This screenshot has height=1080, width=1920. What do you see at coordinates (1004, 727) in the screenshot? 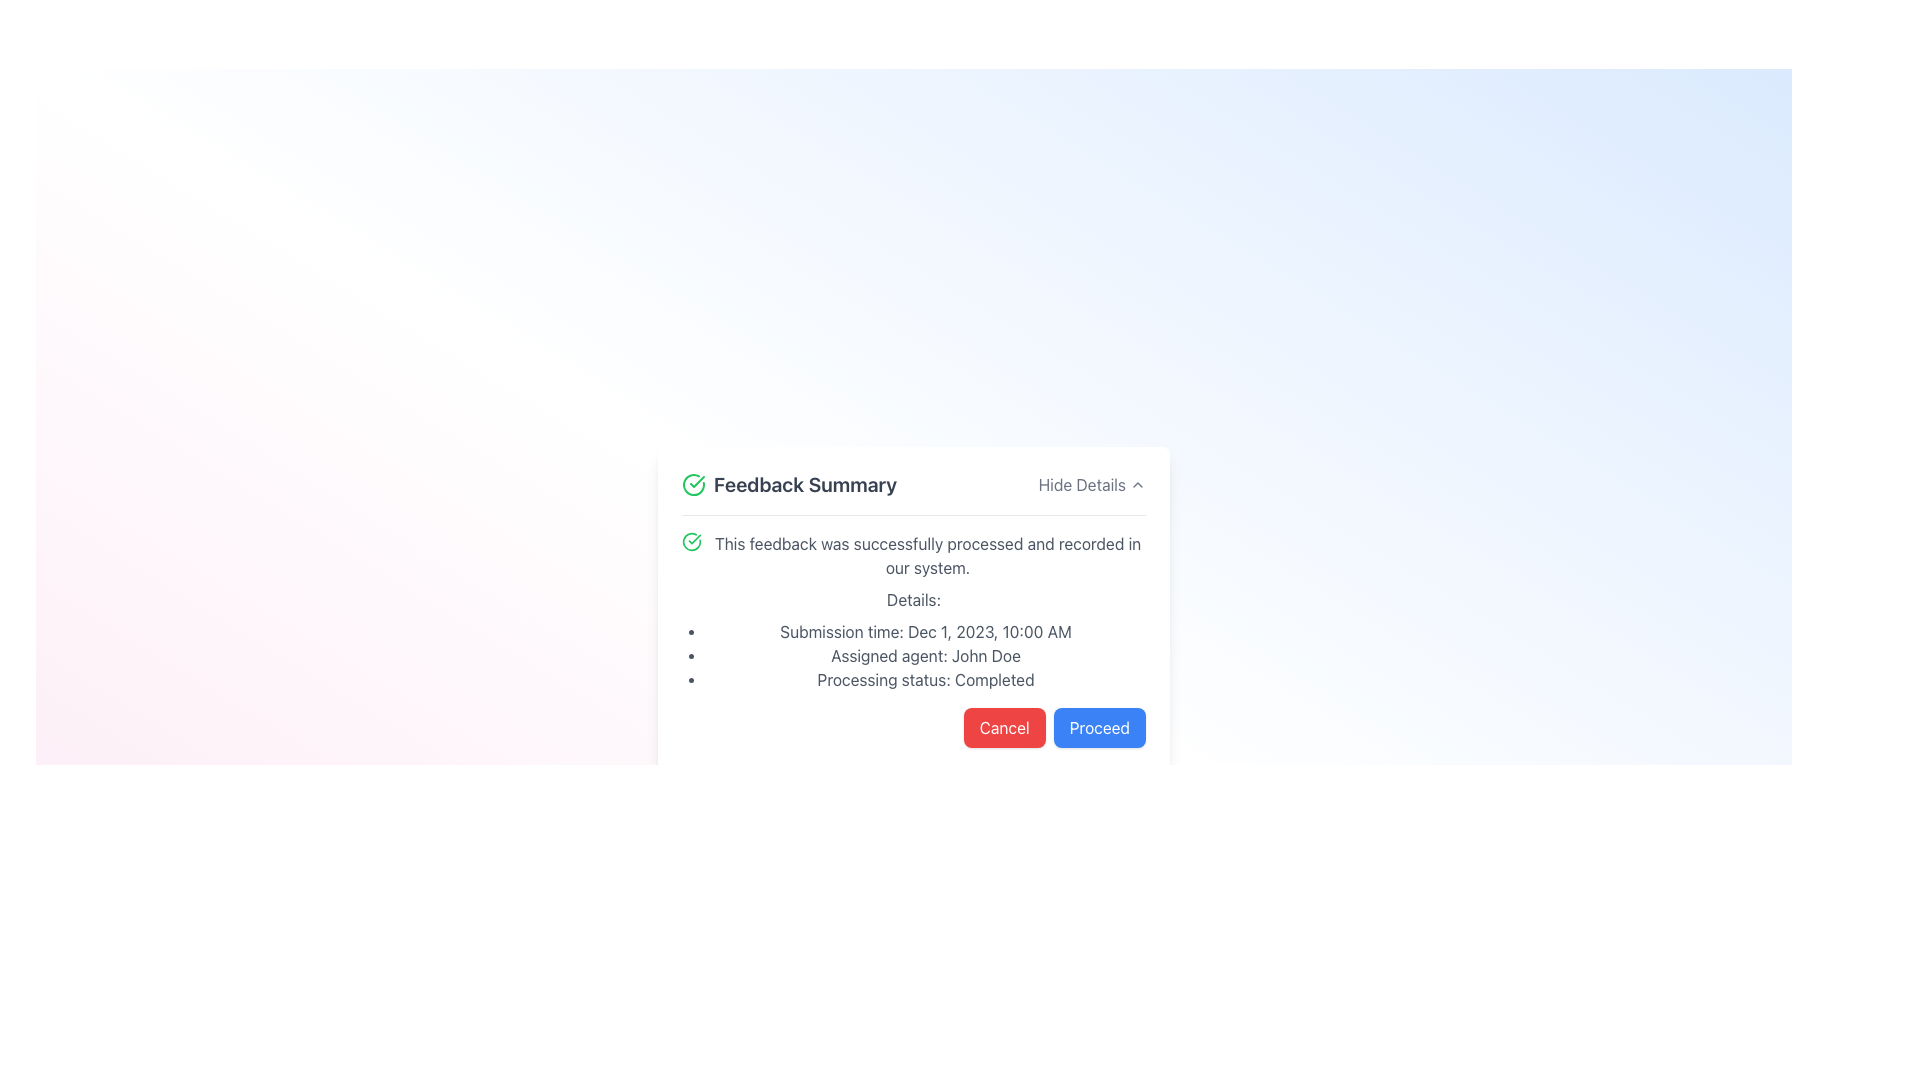
I see `the cancel button located on the bottom section of the feedback summary modal` at bounding box center [1004, 727].